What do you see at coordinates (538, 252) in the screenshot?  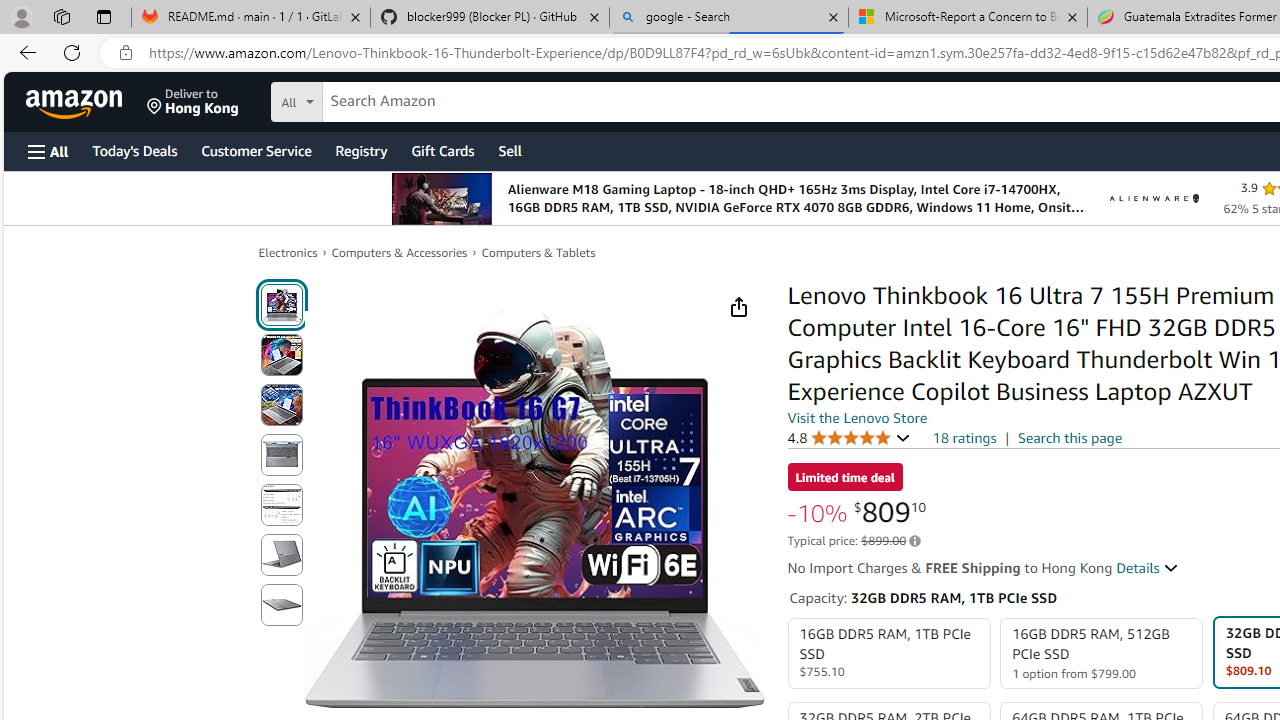 I see `'Computers & Tablets'` at bounding box center [538, 252].